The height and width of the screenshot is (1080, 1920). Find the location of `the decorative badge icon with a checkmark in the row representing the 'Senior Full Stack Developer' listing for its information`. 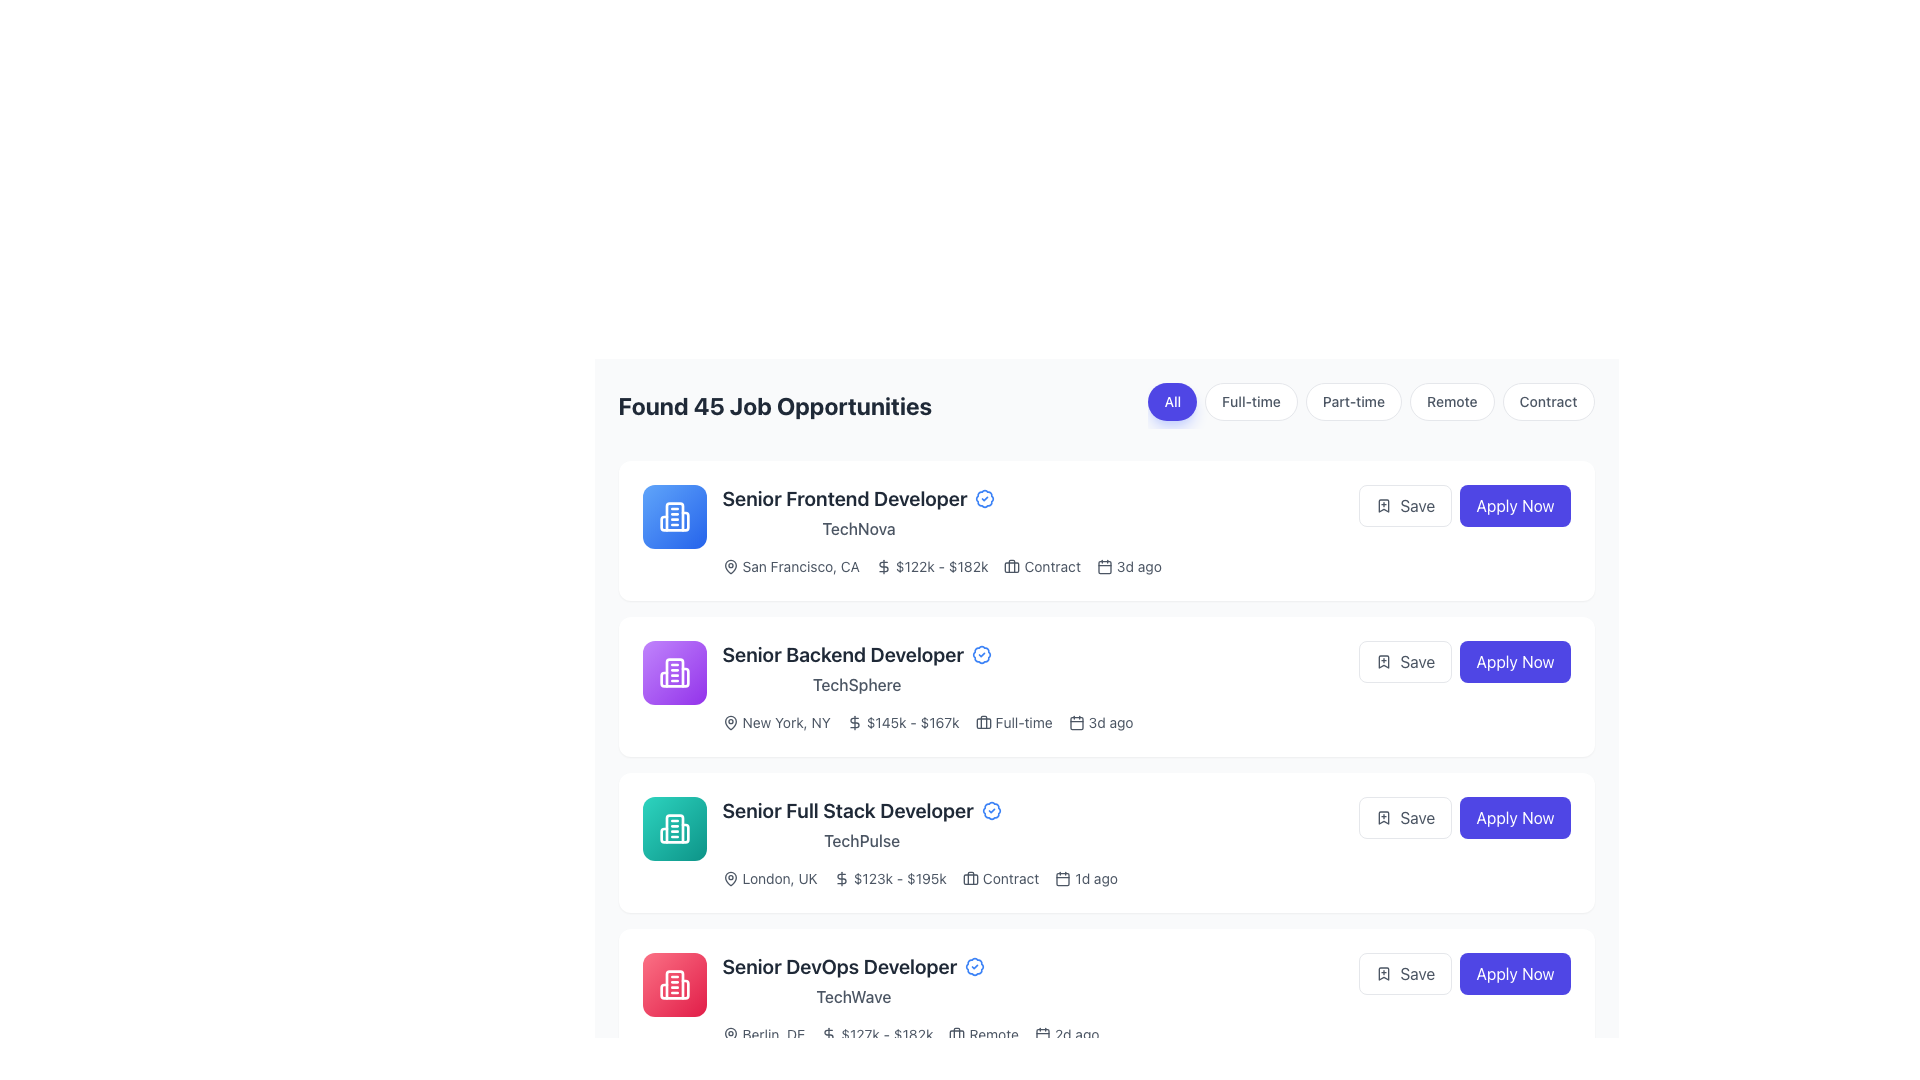

the decorative badge icon with a checkmark in the row representing the 'Senior Full Stack Developer' listing for its information is located at coordinates (991, 810).